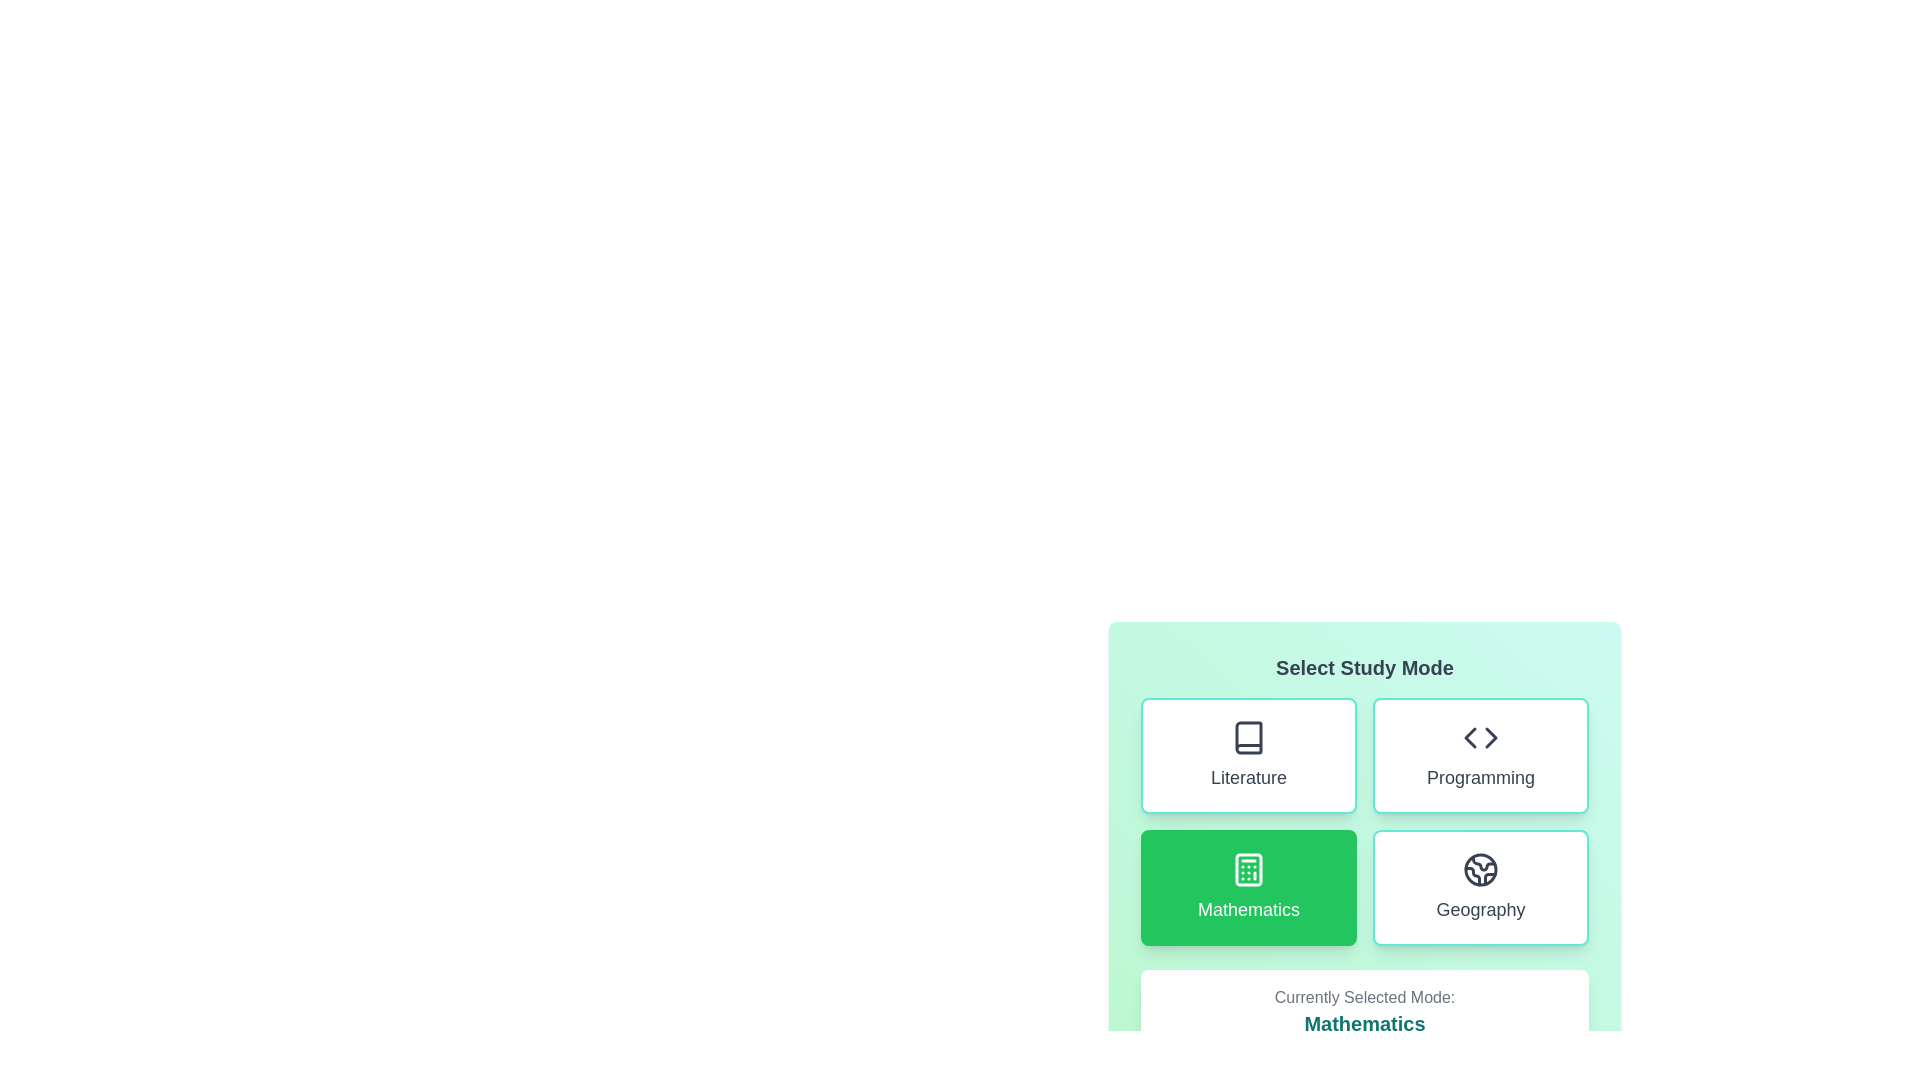 This screenshot has width=1920, height=1080. Describe the element at coordinates (1481, 886) in the screenshot. I see `the study mode Geography by clicking its respective button` at that location.